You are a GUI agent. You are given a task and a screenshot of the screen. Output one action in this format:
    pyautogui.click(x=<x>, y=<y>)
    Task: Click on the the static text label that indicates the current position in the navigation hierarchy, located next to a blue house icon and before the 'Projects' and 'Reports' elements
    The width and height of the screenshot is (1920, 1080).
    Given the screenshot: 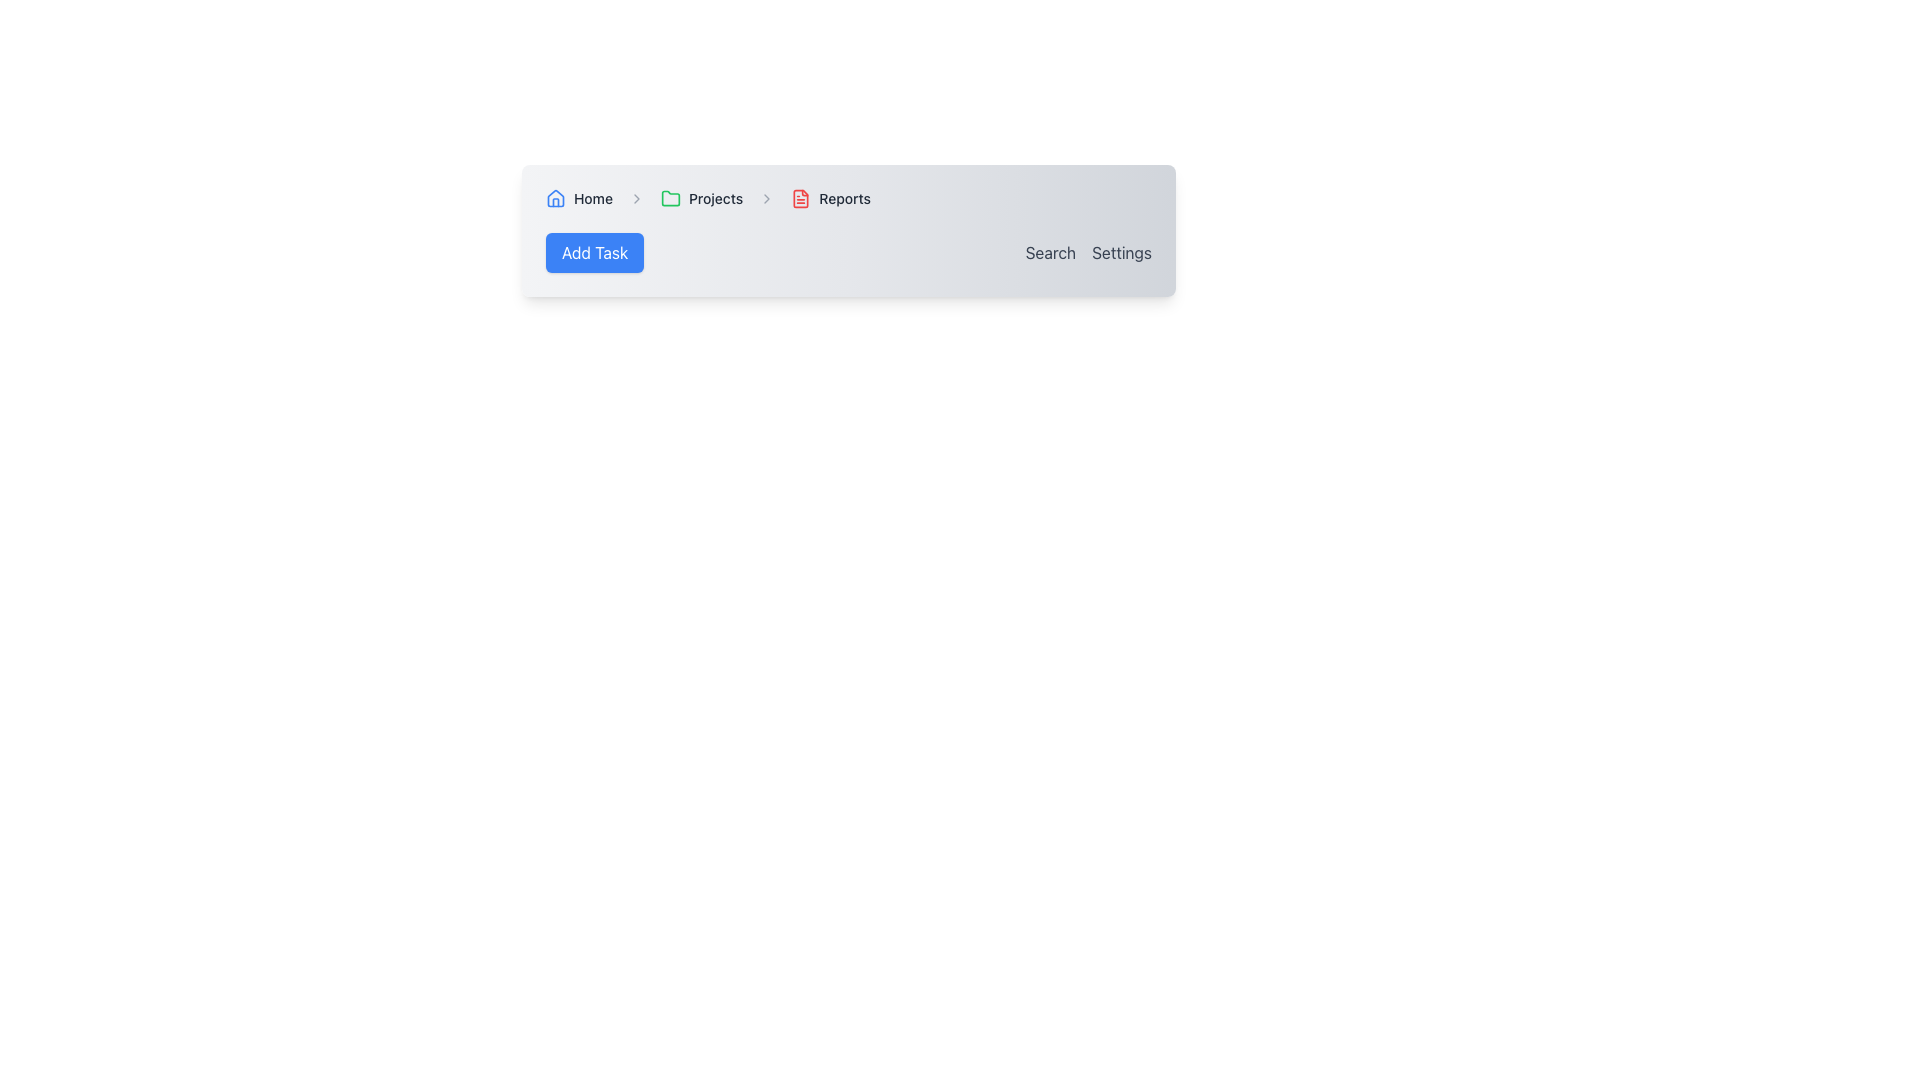 What is the action you would take?
    pyautogui.click(x=592, y=199)
    